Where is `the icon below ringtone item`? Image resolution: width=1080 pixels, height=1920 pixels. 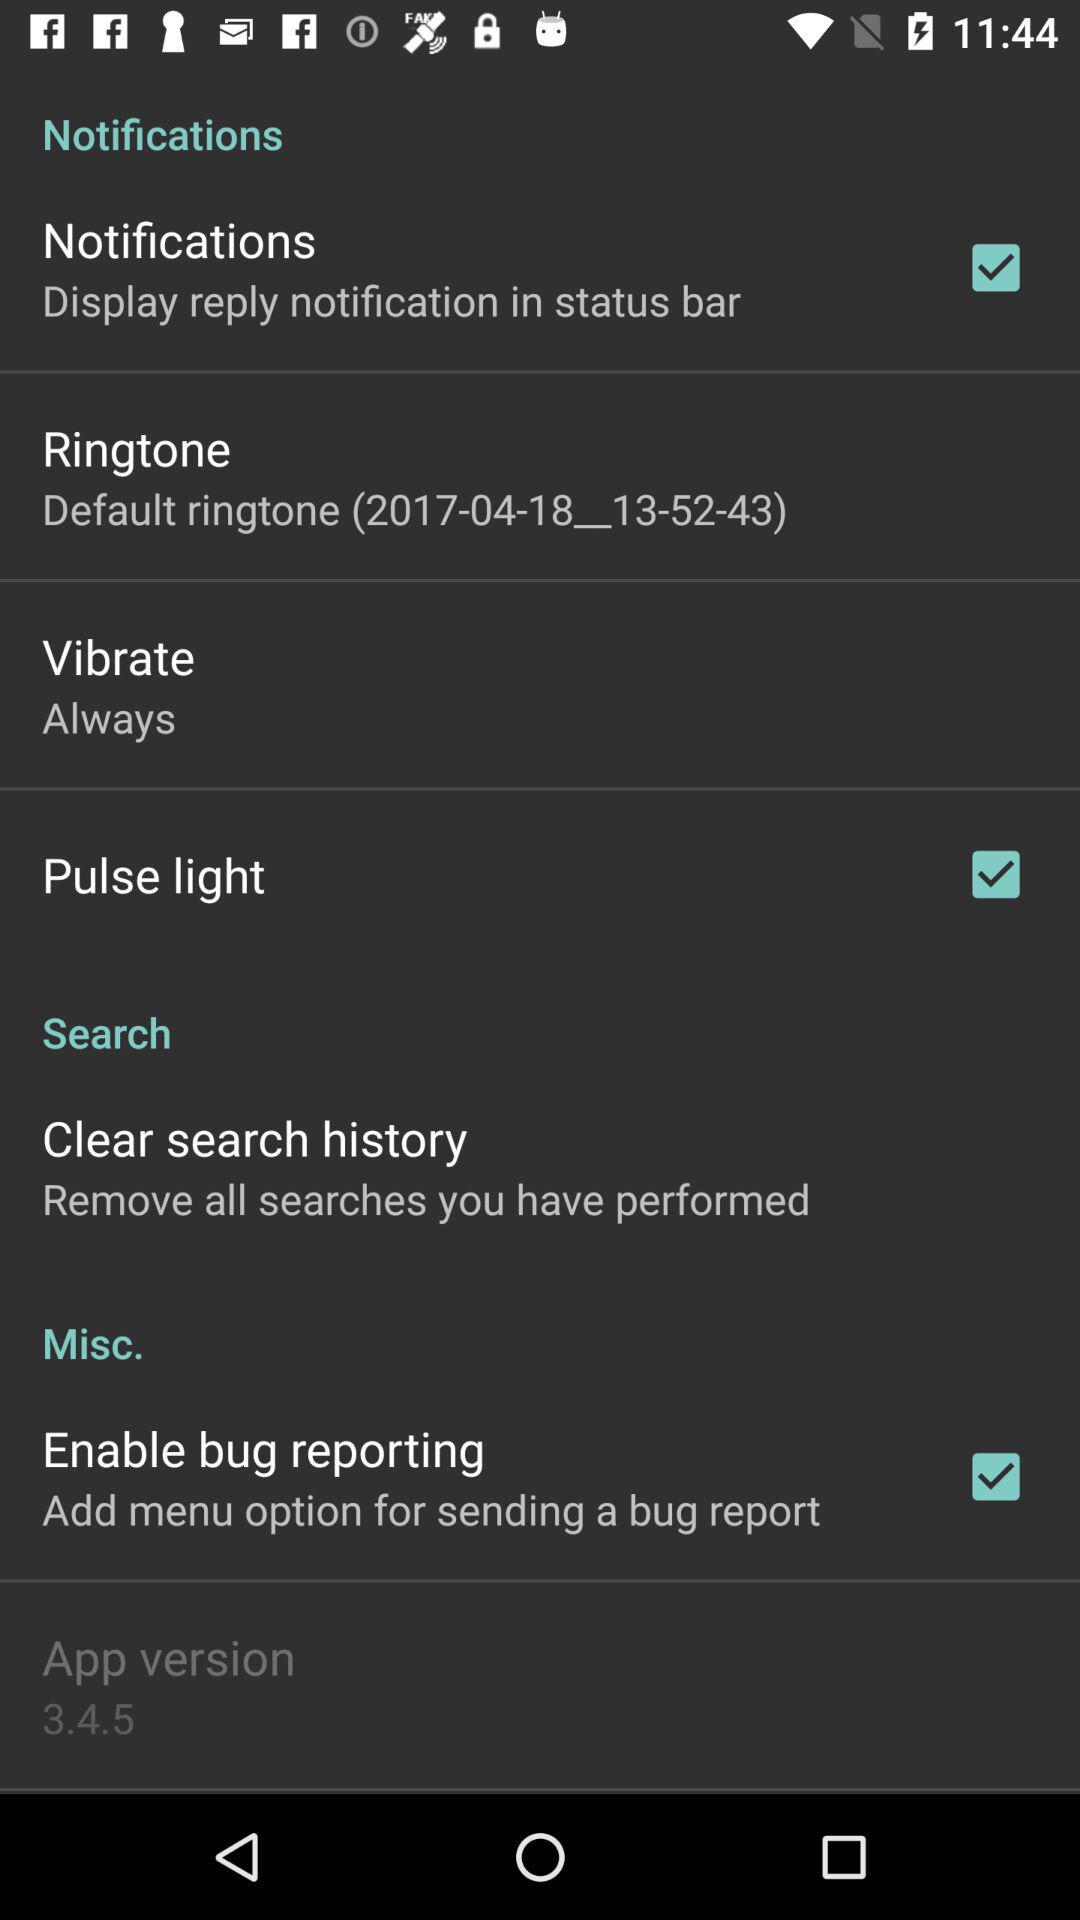 the icon below ringtone item is located at coordinates (413, 508).